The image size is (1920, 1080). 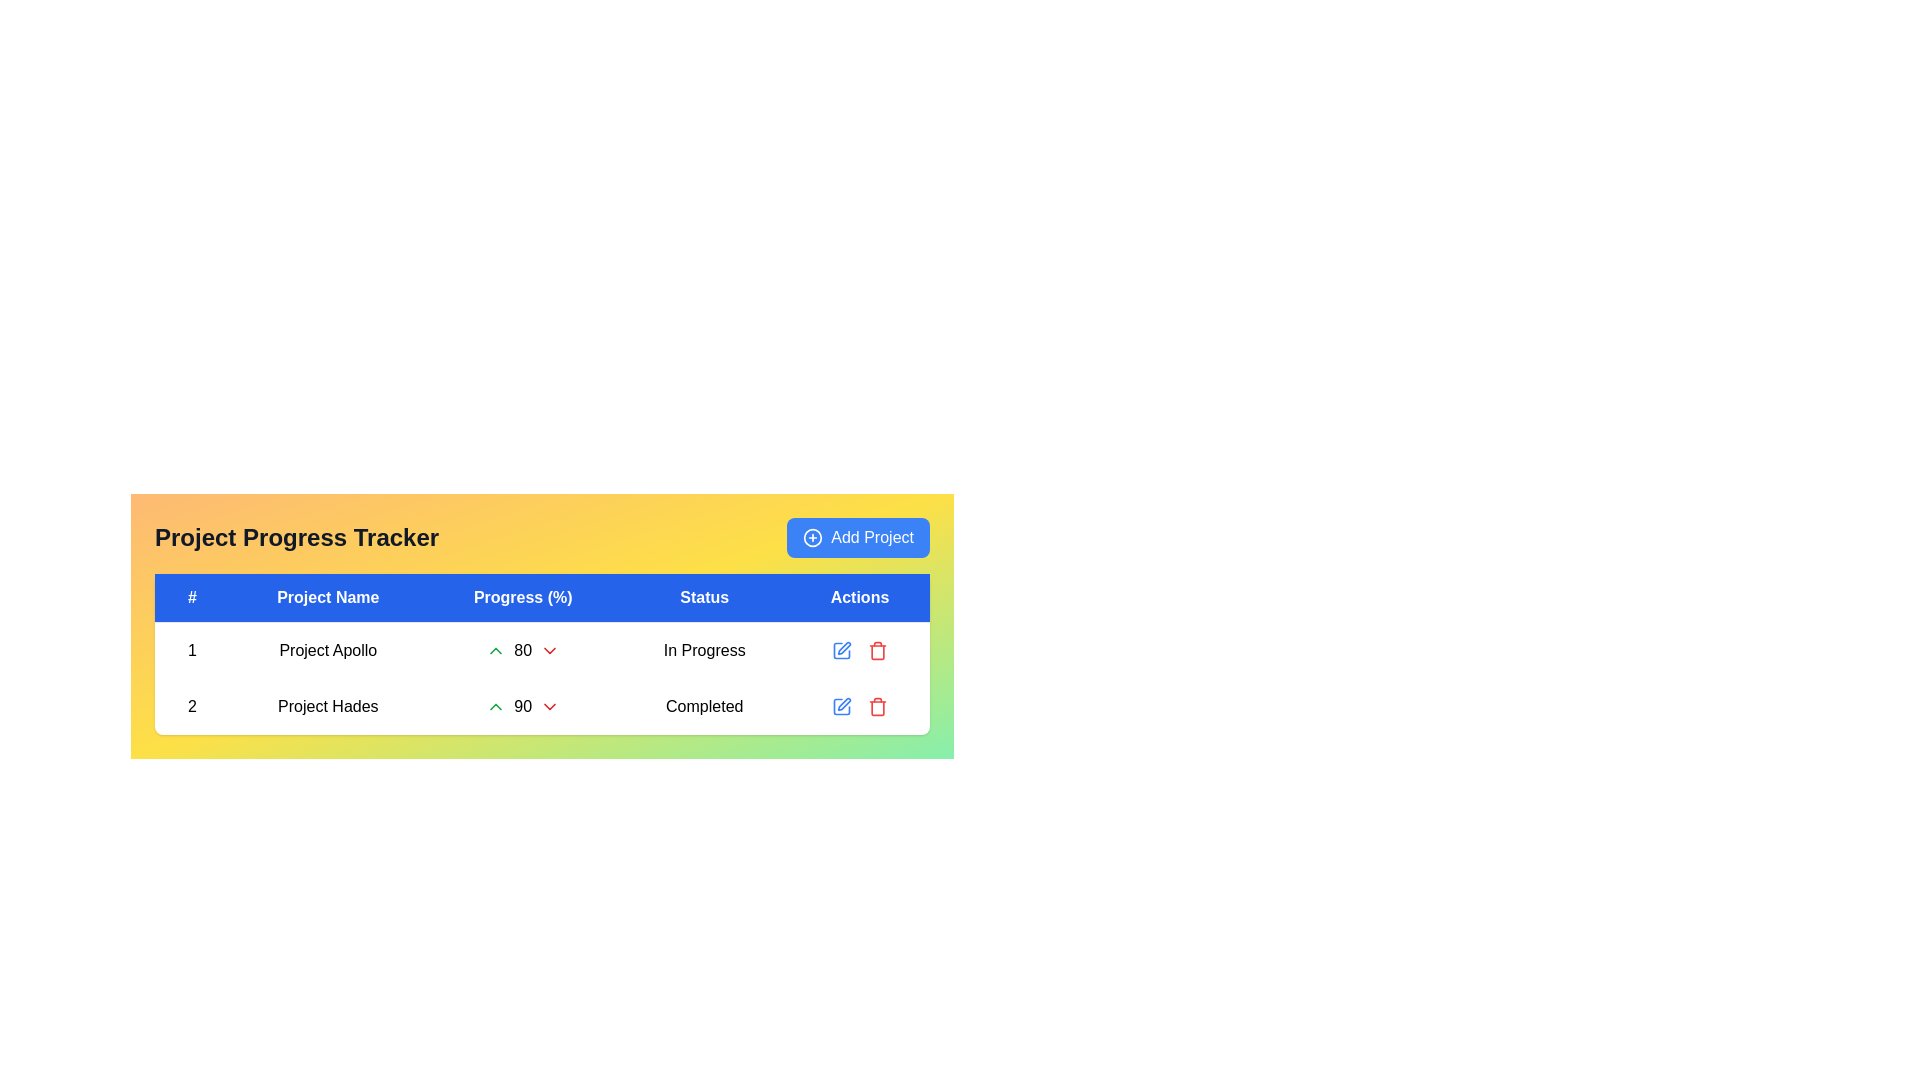 I want to click on the static numerical display showing the current progress percentage, located in the second row of the data table under the 'Progress (%)' column, so click(x=523, y=651).